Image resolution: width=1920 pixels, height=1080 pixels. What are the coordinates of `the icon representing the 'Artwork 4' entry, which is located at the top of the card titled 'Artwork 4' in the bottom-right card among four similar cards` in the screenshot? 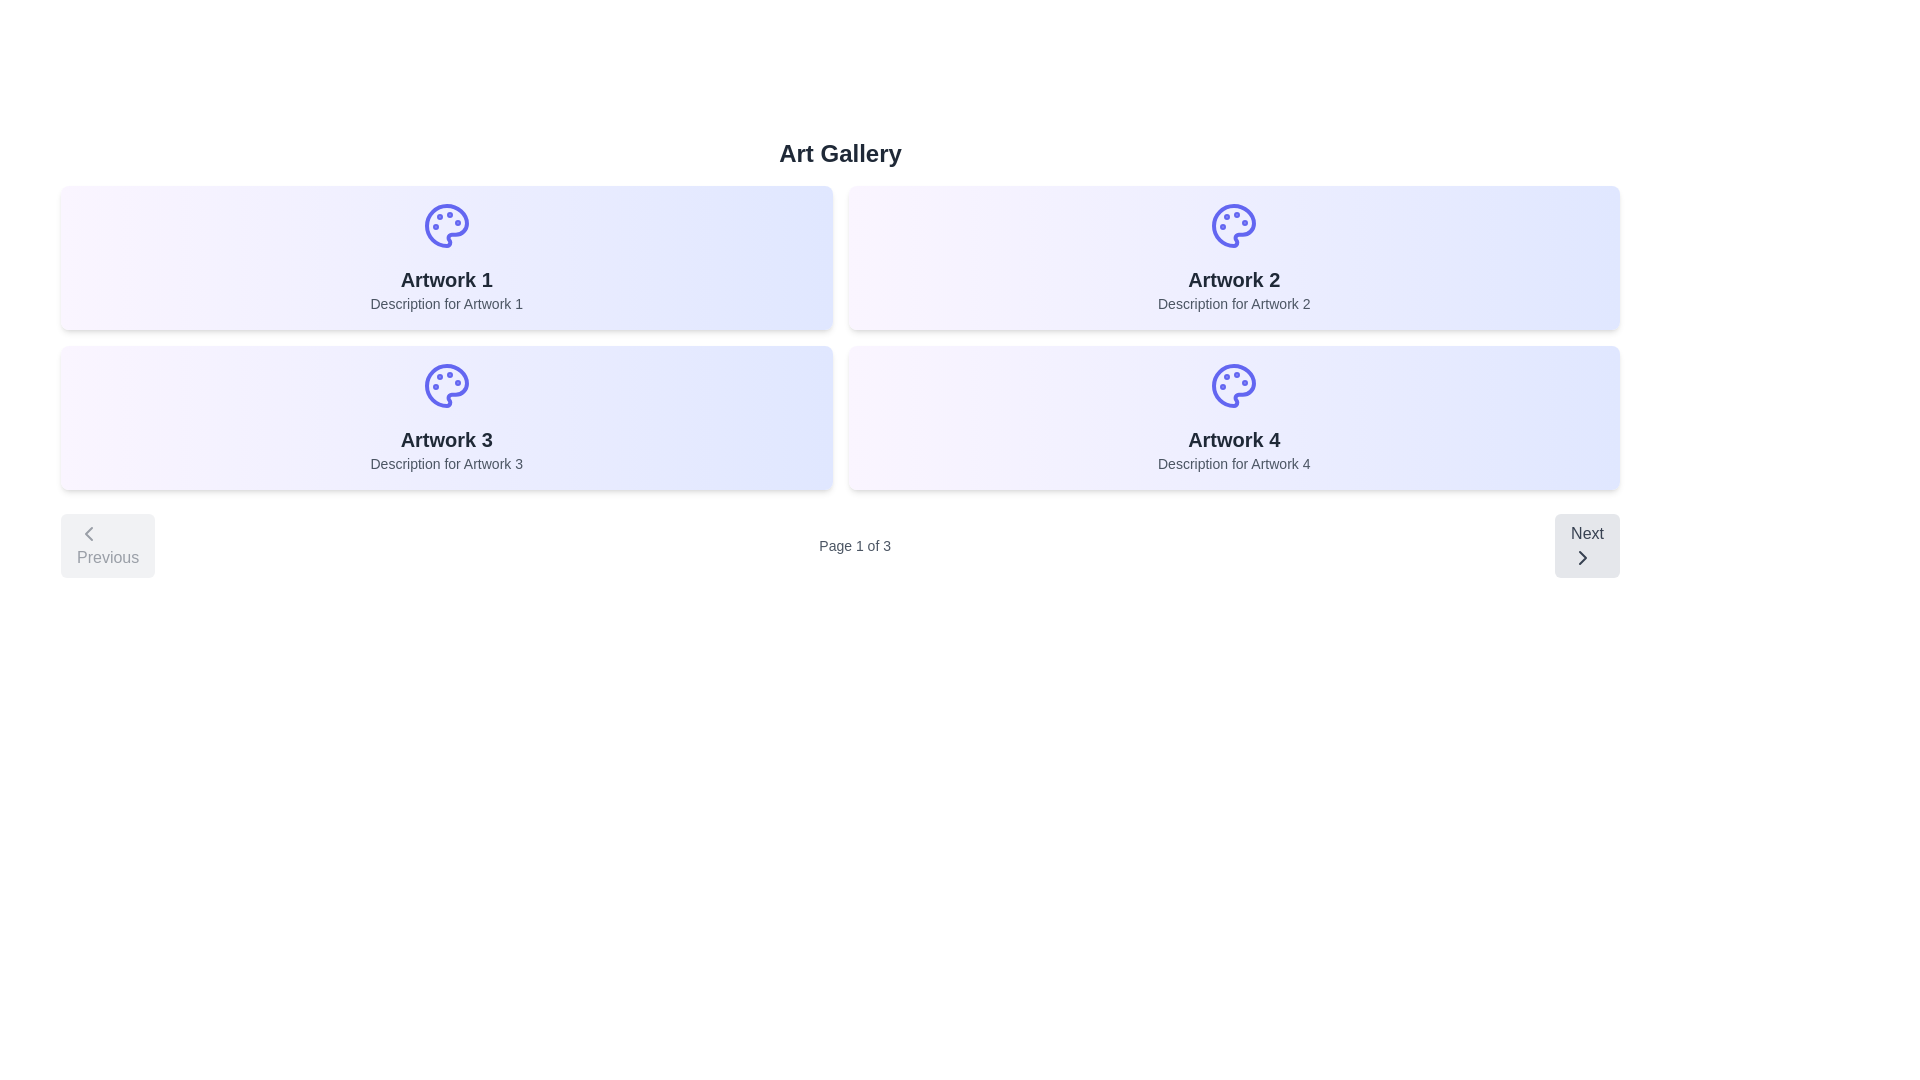 It's located at (1233, 385).